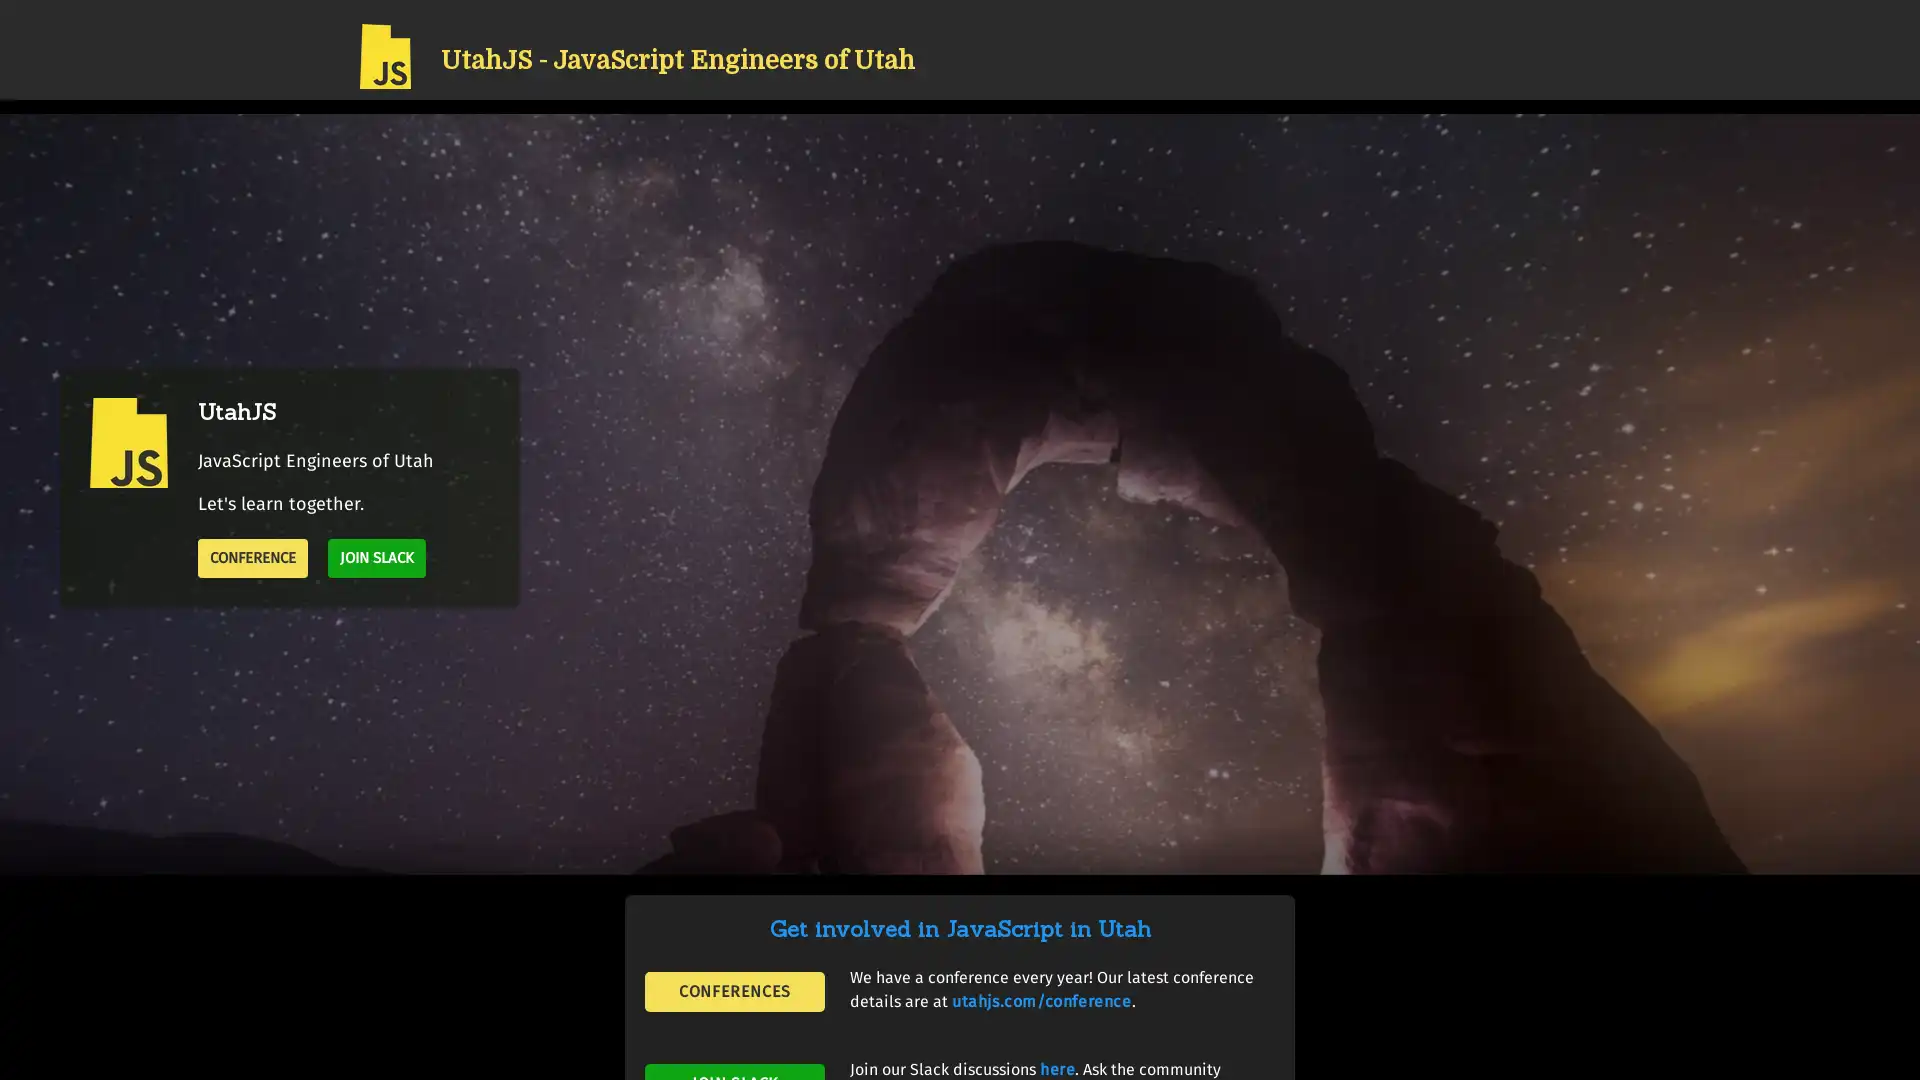 Image resolution: width=1920 pixels, height=1080 pixels. What do you see at coordinates (733, 991) in the screenshot?
I see `CONFERENCES` at bounding box center [733, 991].